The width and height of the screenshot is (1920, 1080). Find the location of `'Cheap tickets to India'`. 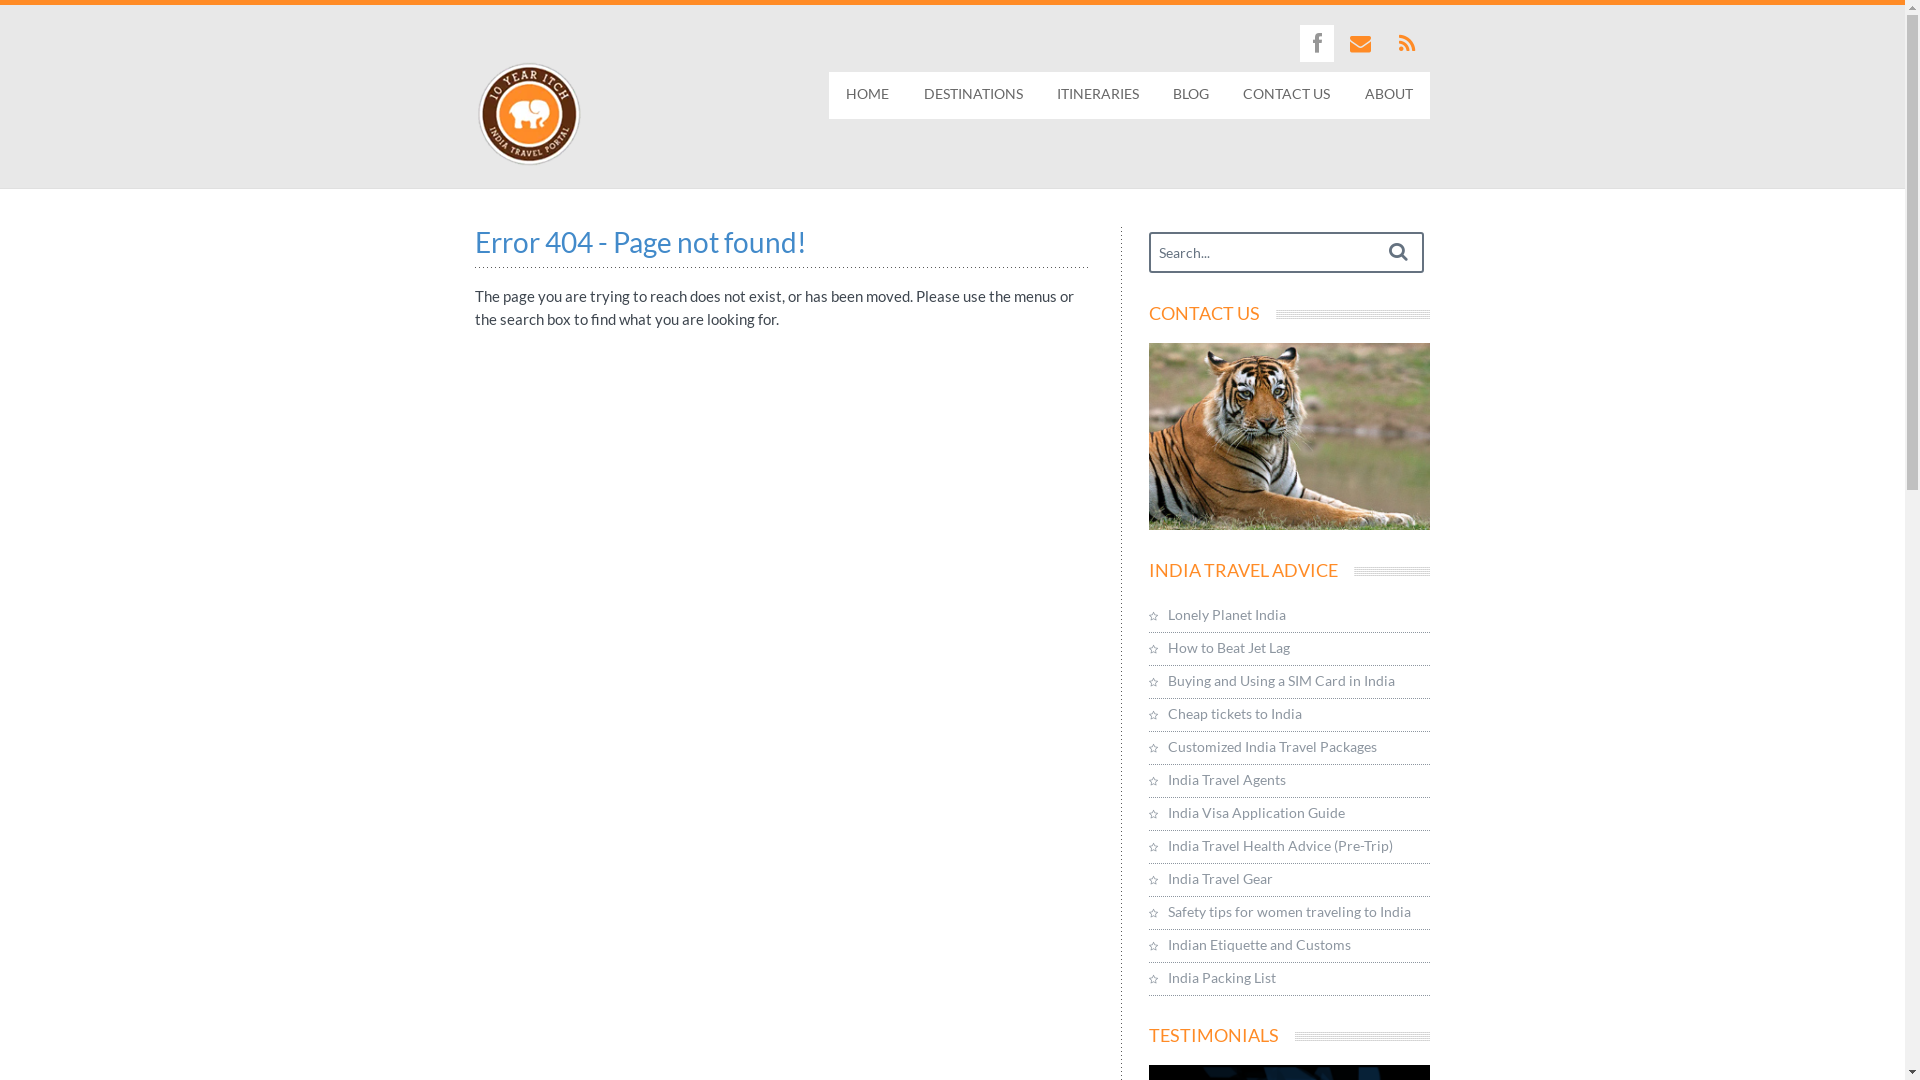

'Cheap tickets to India' is located at coordinates (1148, 714).